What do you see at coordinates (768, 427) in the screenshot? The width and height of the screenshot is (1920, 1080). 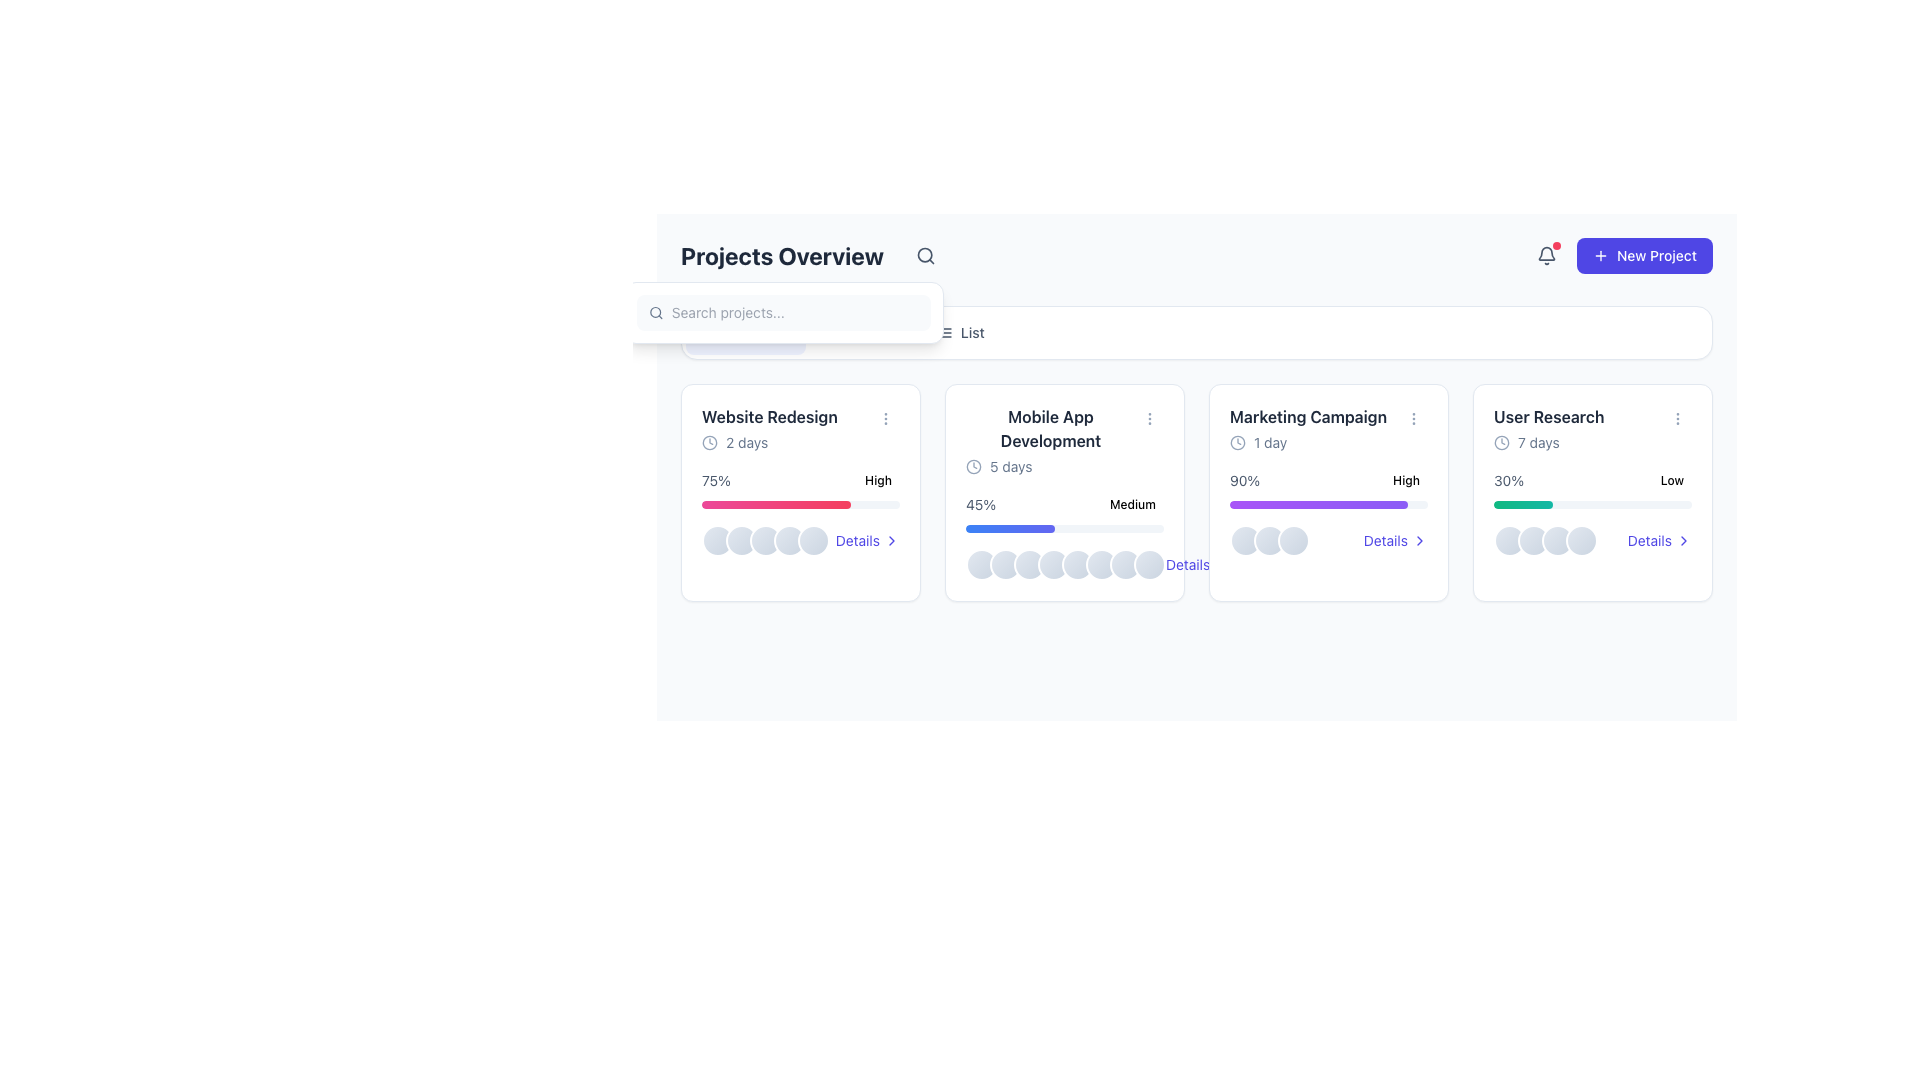 I see `the 'Website Redesign' text block in the top-left section of the first project card` at bounding box center [768, 427].